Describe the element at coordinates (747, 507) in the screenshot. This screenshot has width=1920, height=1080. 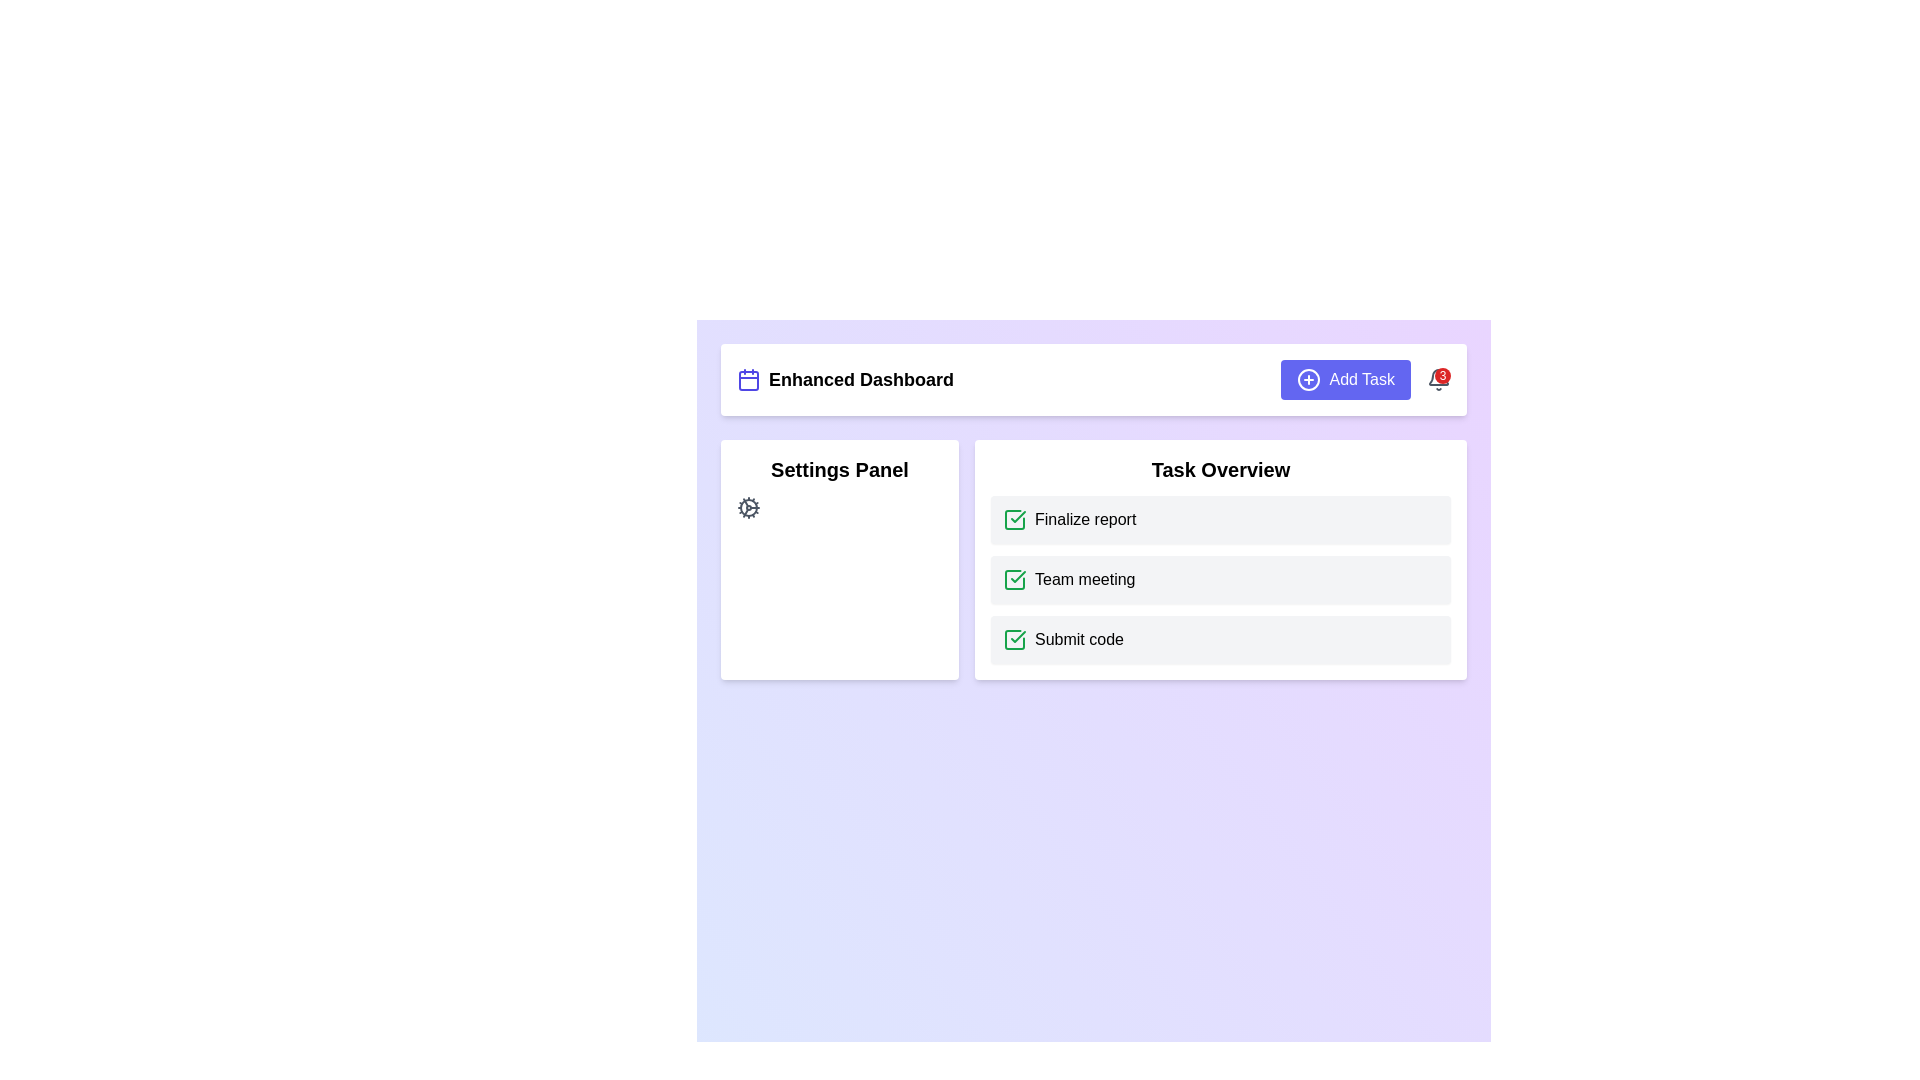
I see `the central circular region of the filled circle inside the gear-shaped configuration icon under the Settings Panel header` at that location.